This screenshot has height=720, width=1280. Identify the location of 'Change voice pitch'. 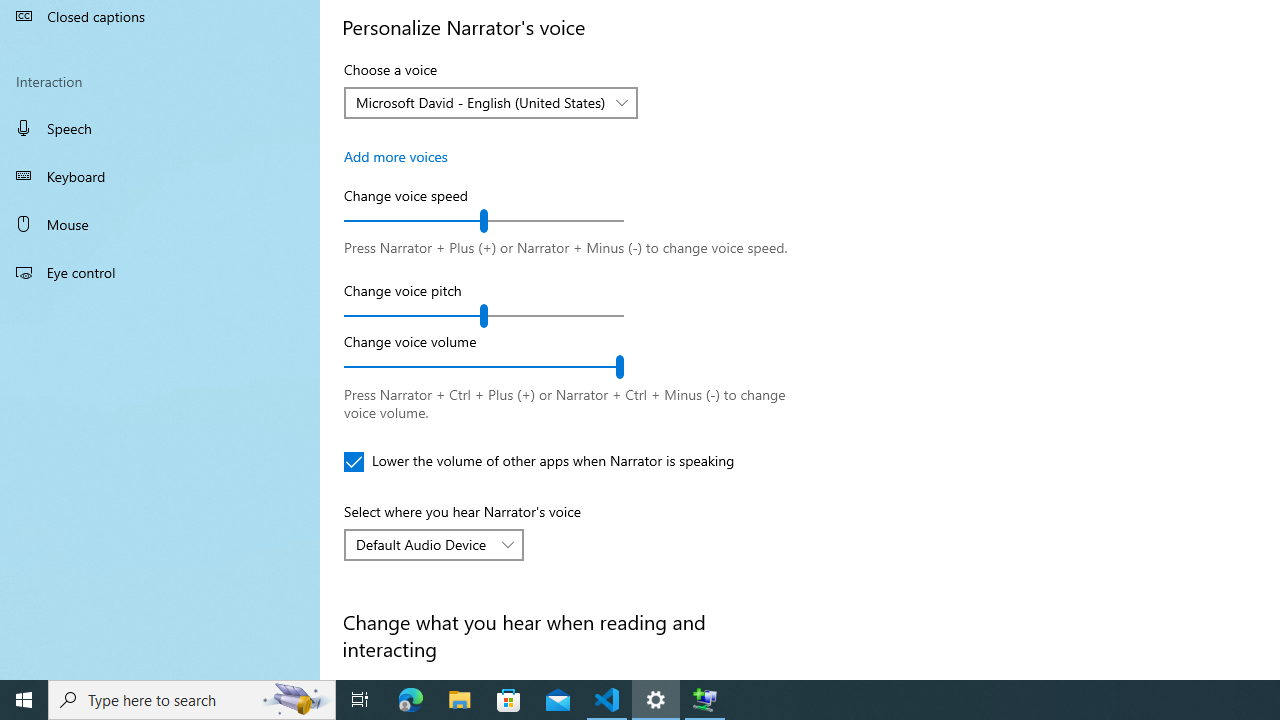
(484, 315).